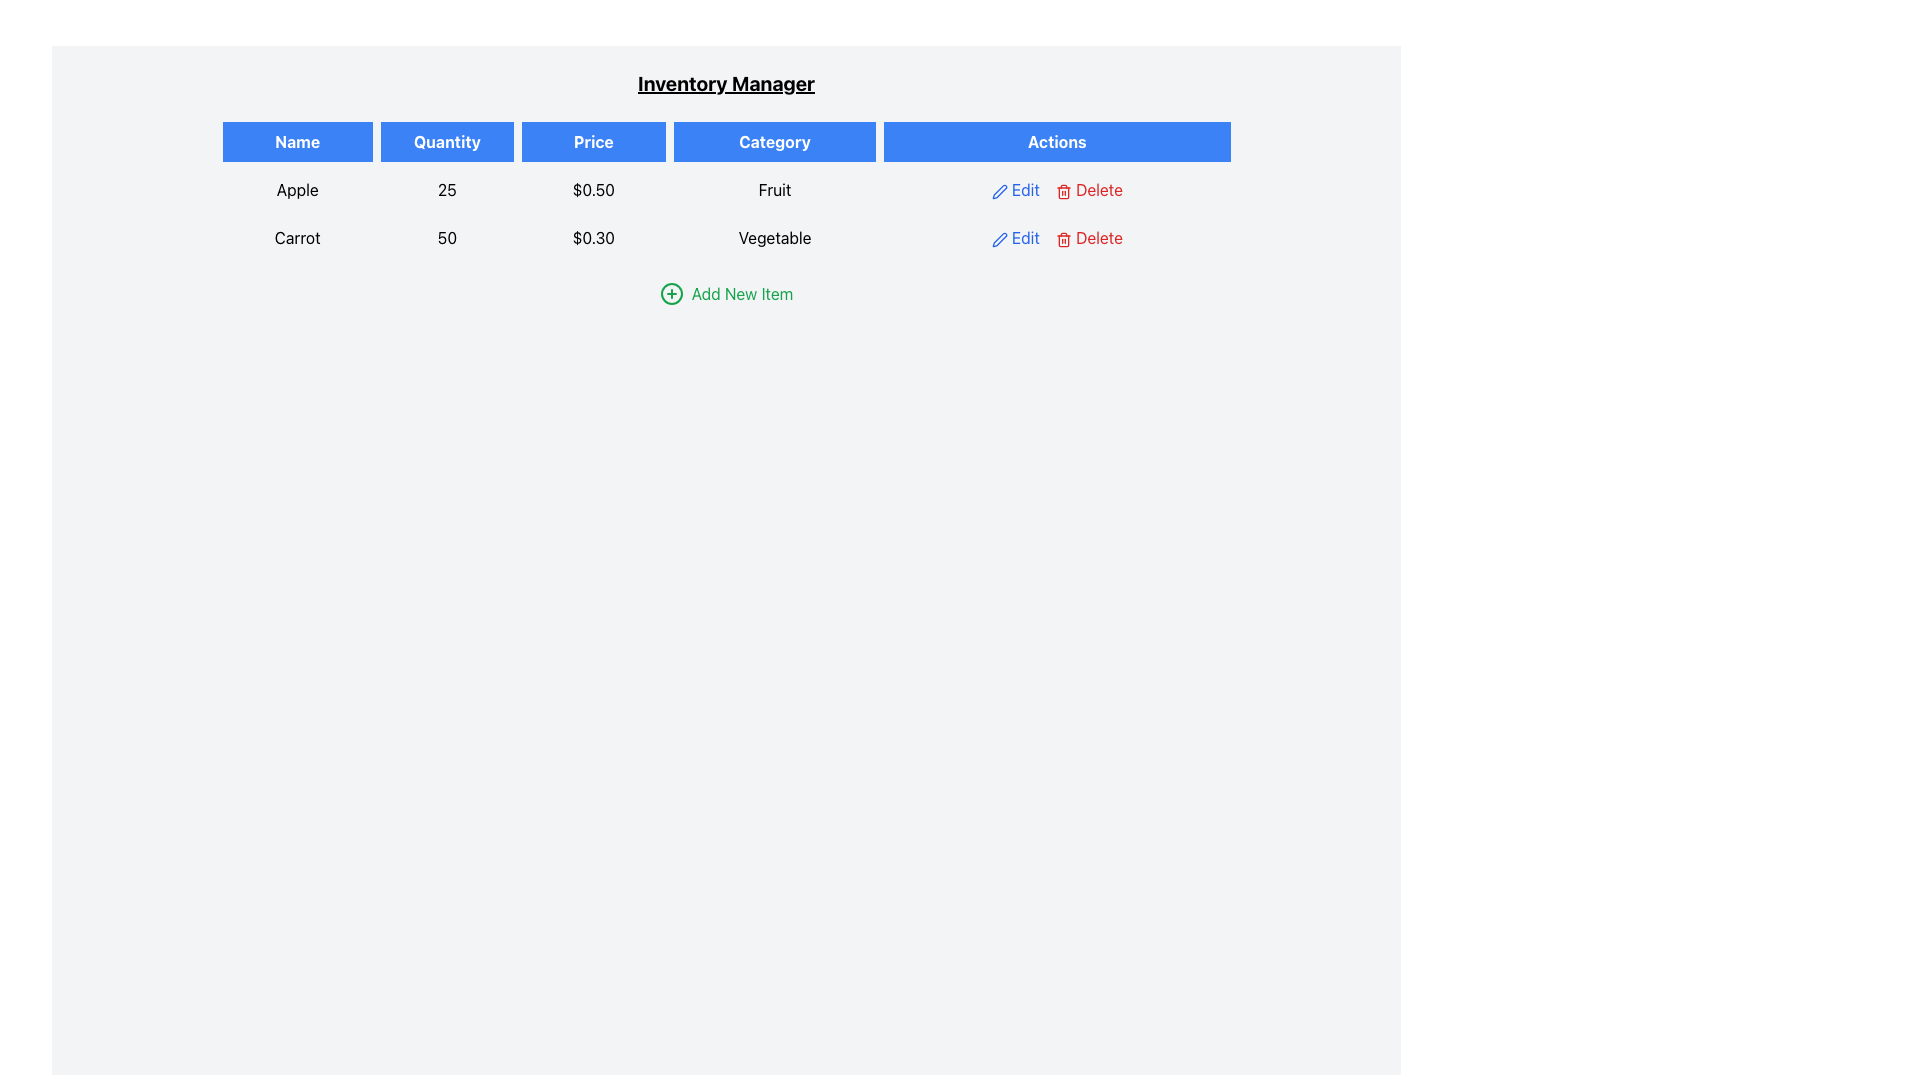  Describe the element at coordinates (296, 237) in the screenshot. I see `the 'Carrot' text label in the 'Name' column of the second row in the inventory manager interface to read the text` at that location.